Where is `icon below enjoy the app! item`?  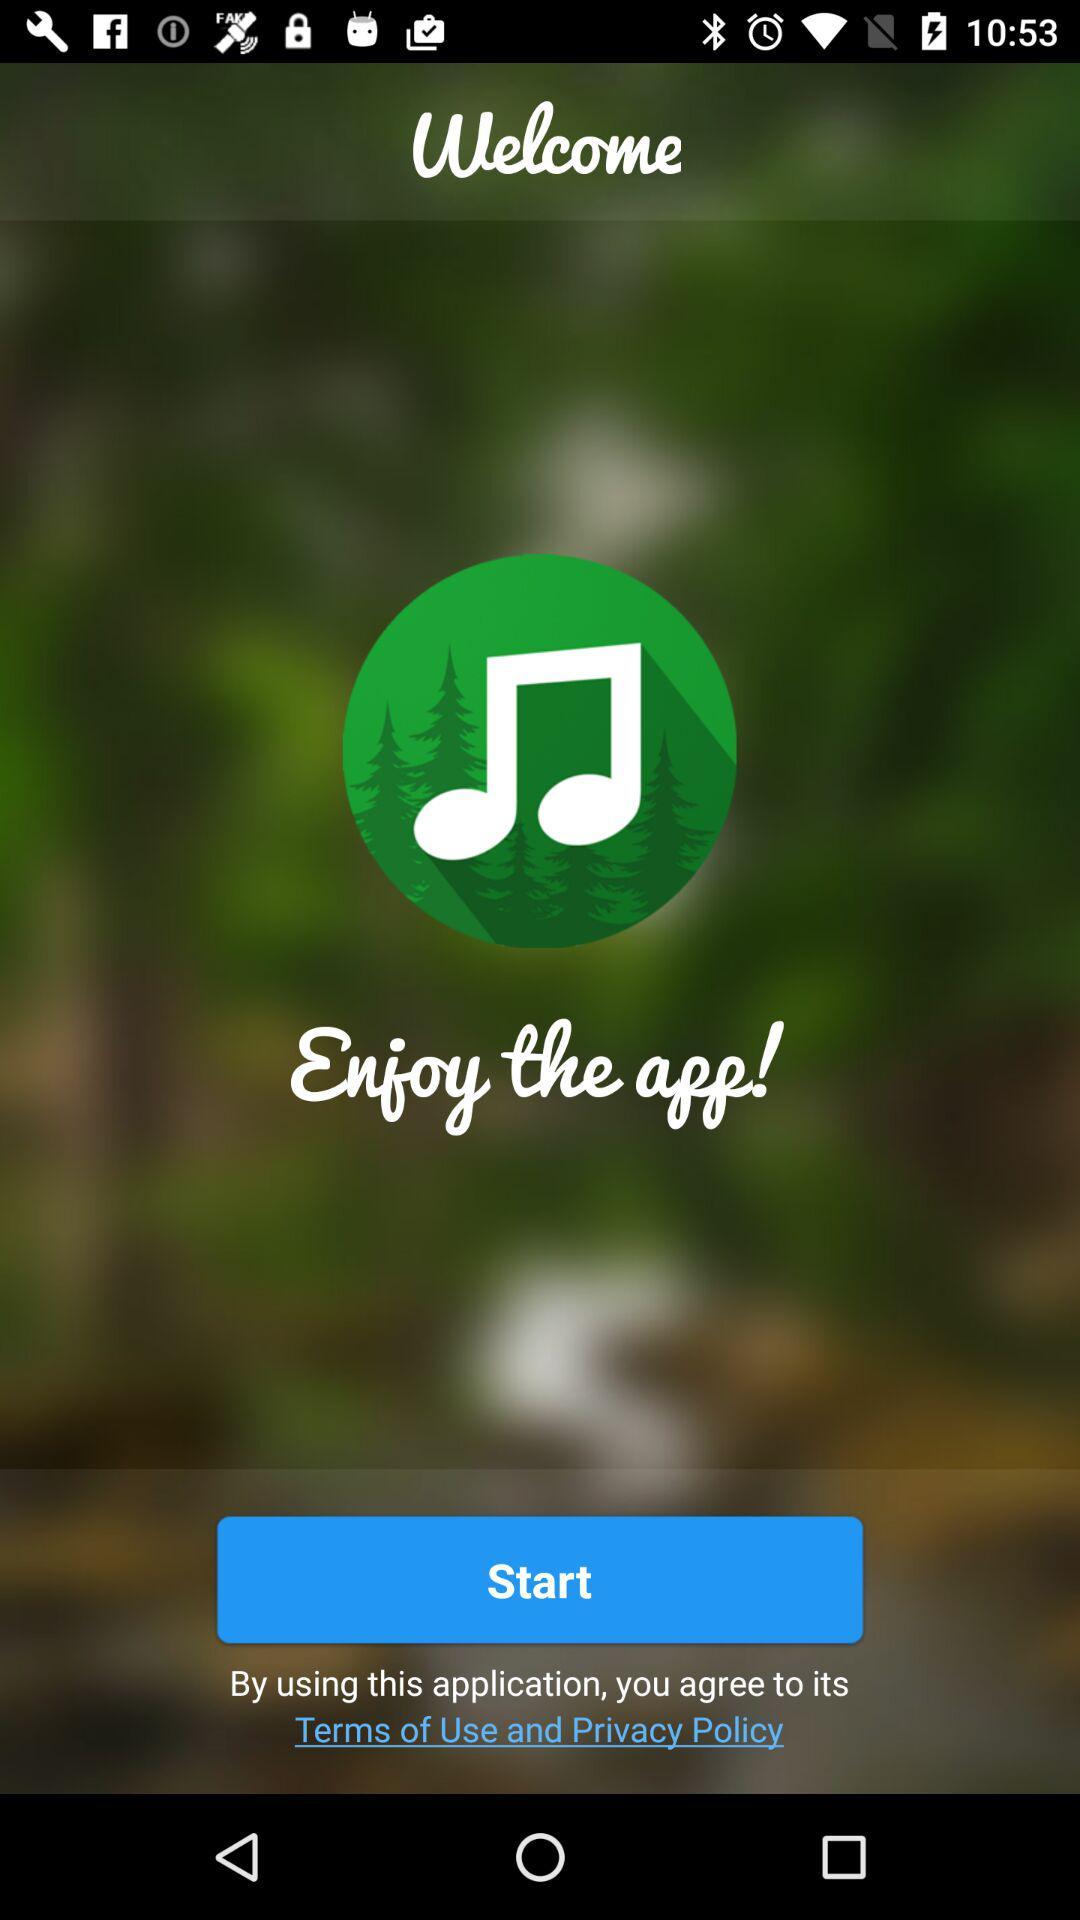
icon below enjoy the app! item is located at coordinates (538, 1578).